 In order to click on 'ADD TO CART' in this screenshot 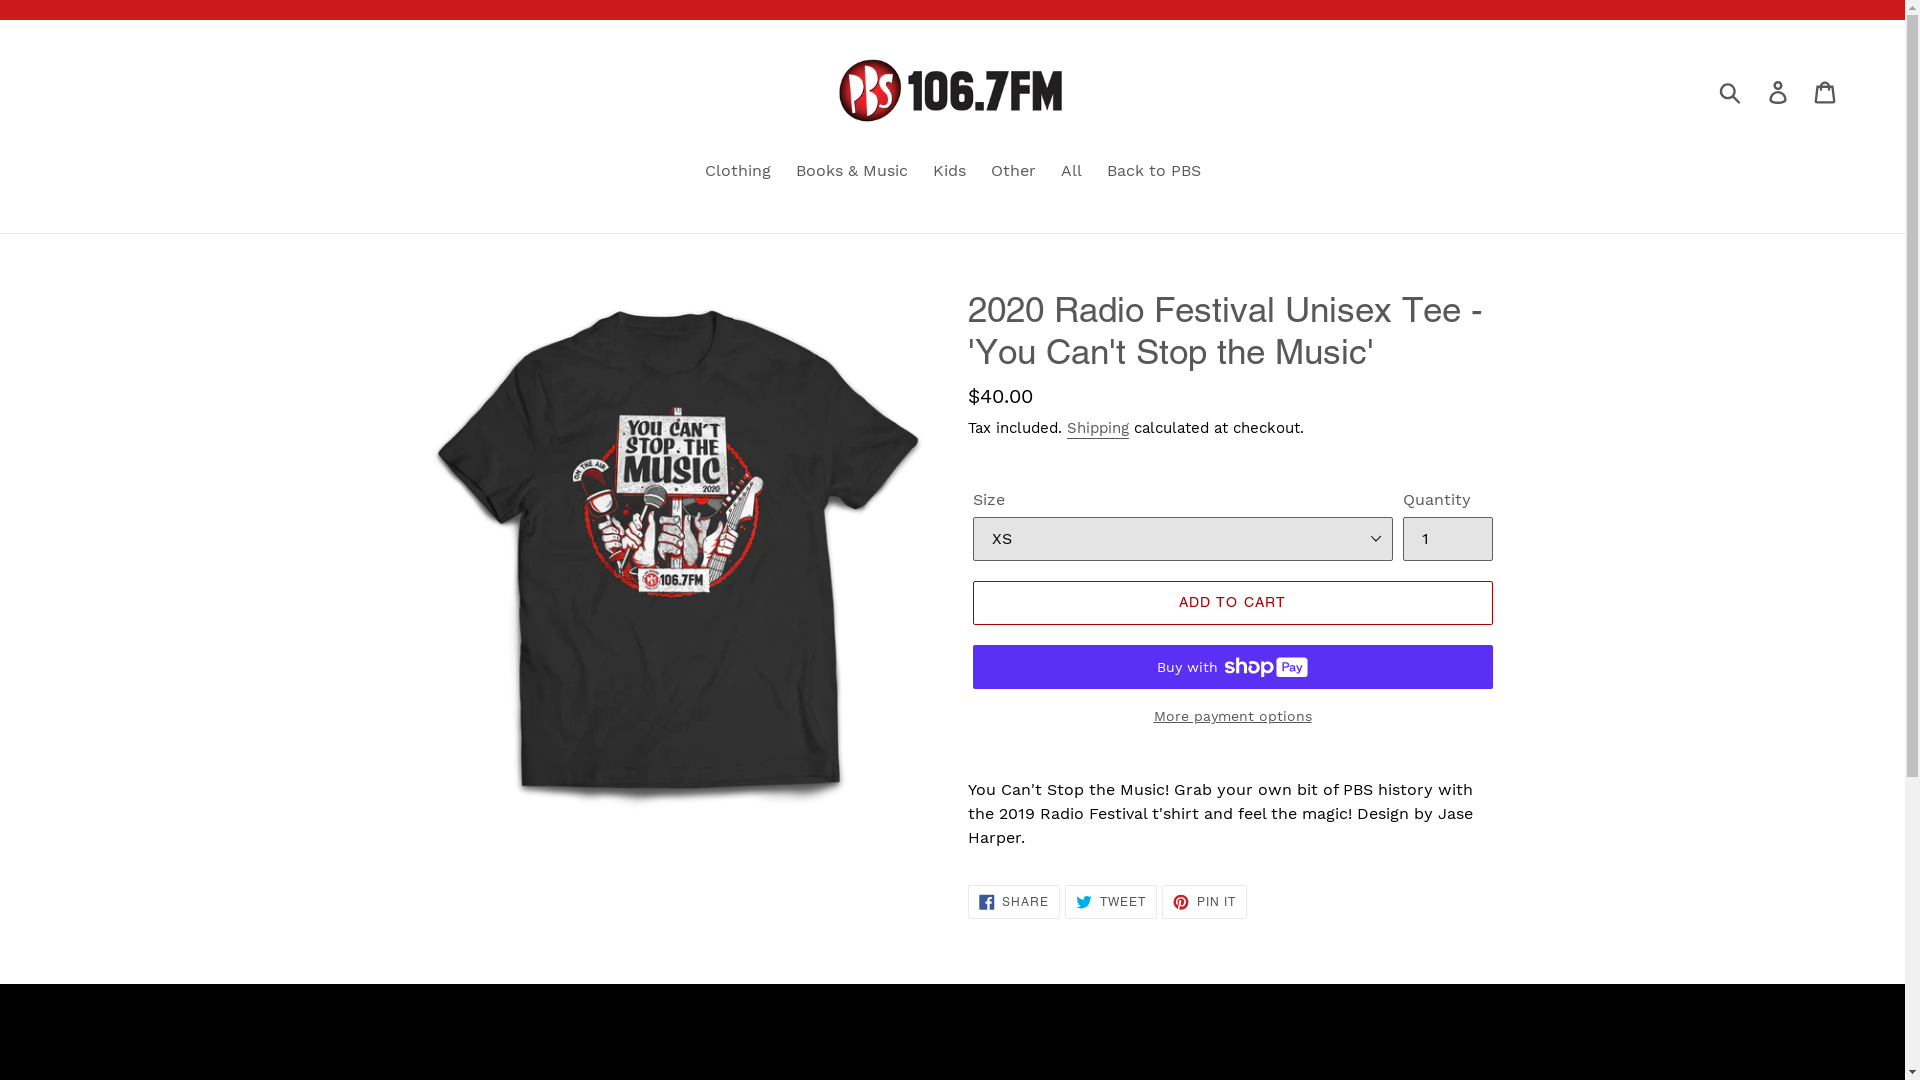, I will do `click(1231, 601)`.